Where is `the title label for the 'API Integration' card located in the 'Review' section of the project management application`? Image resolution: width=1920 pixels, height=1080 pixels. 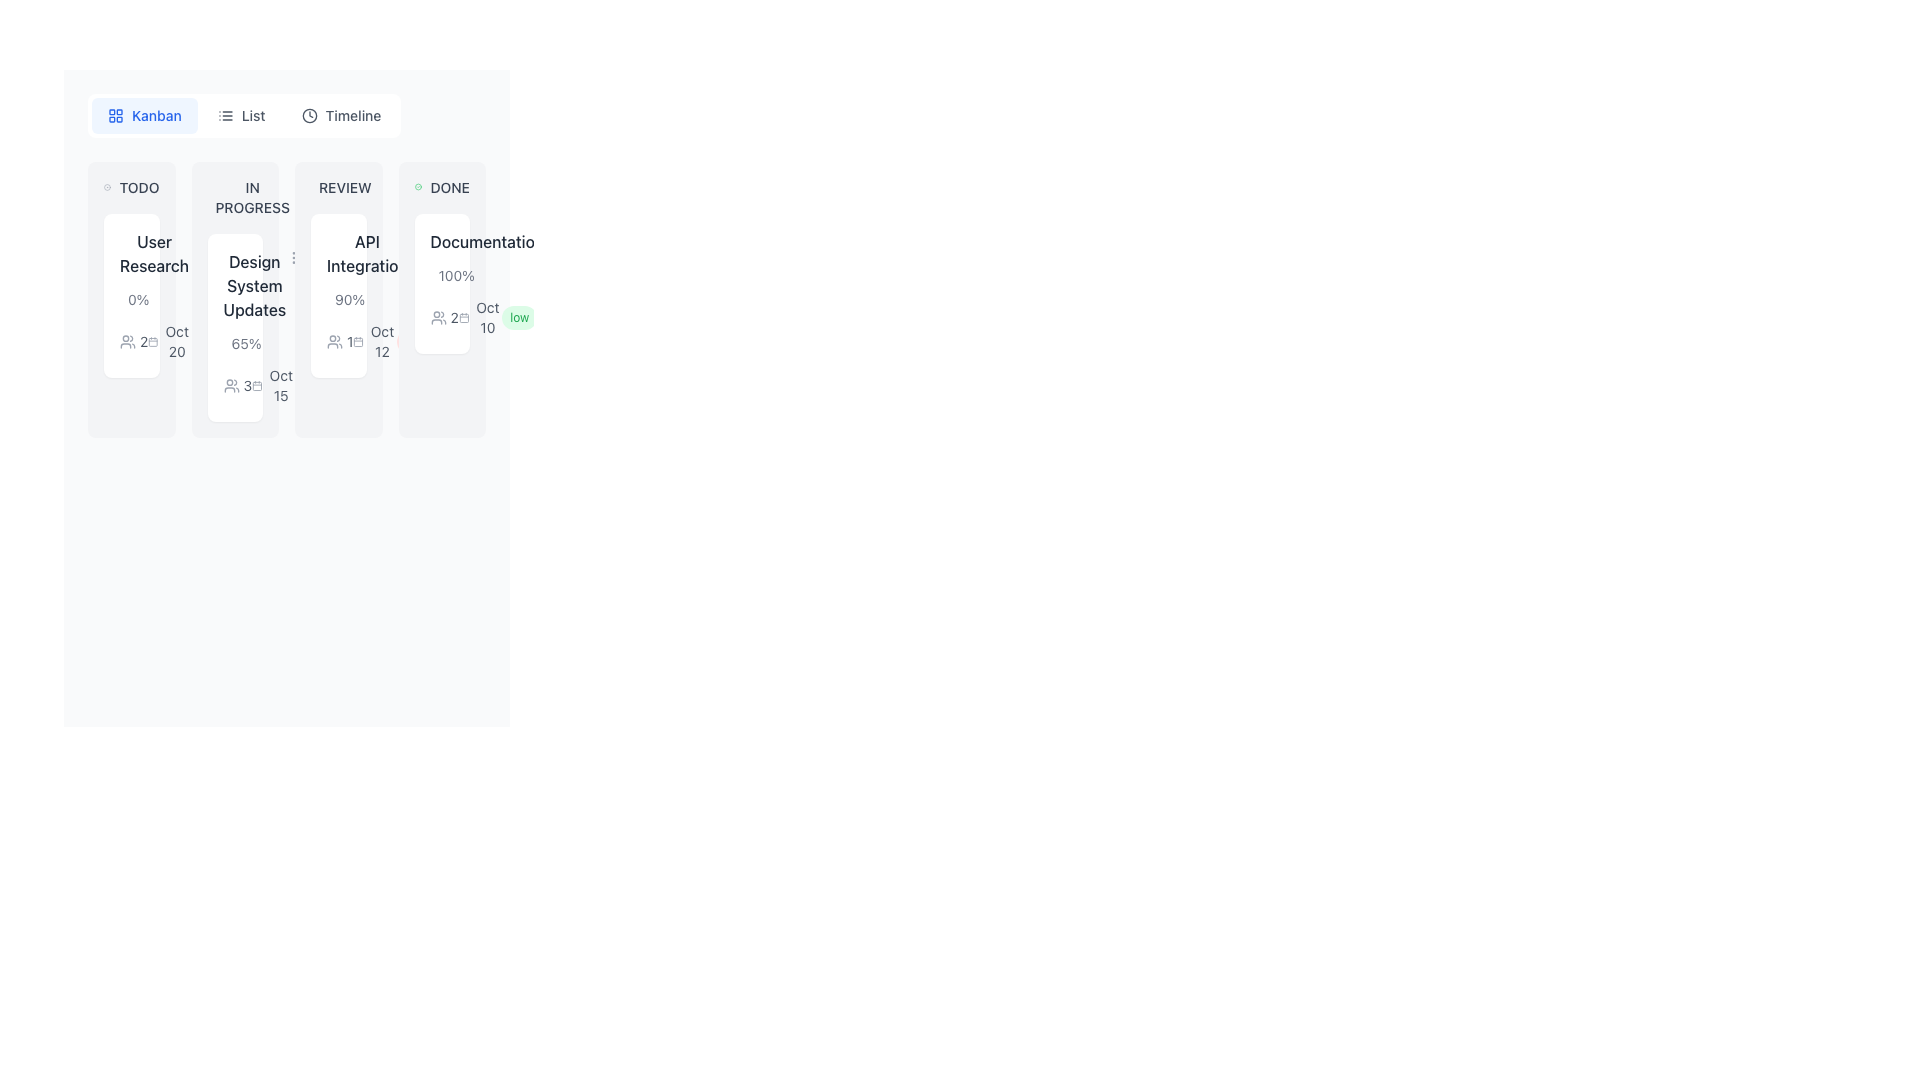
the title label for the 'API Integration' card located in the 'Review' section of the project management application is located at coordinates (338, 253).